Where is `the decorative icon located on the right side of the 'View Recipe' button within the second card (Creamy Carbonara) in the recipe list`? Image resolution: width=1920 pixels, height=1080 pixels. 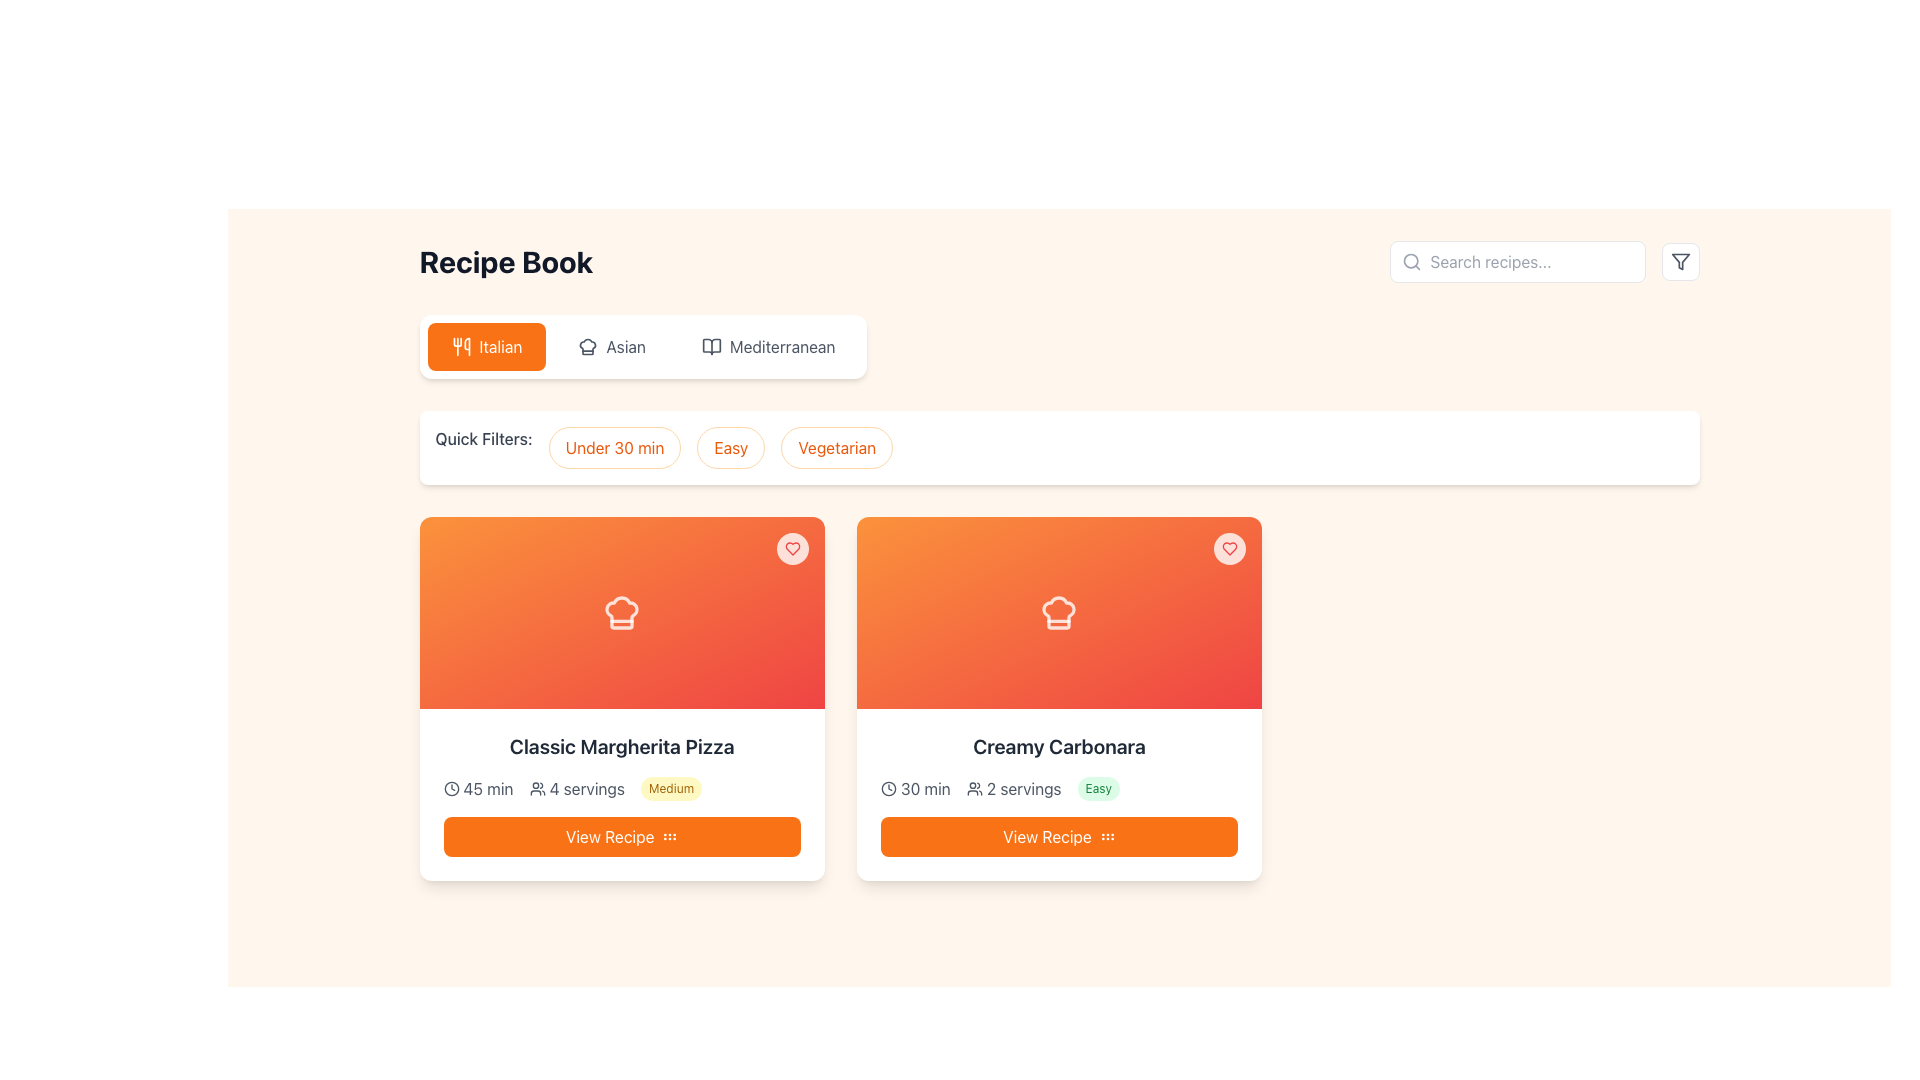 the decorative icon located on the right side of the 'View Recipe' button within the second card (Creamy Carbonara) in the recipe list is located at coordinates (1106, 837).